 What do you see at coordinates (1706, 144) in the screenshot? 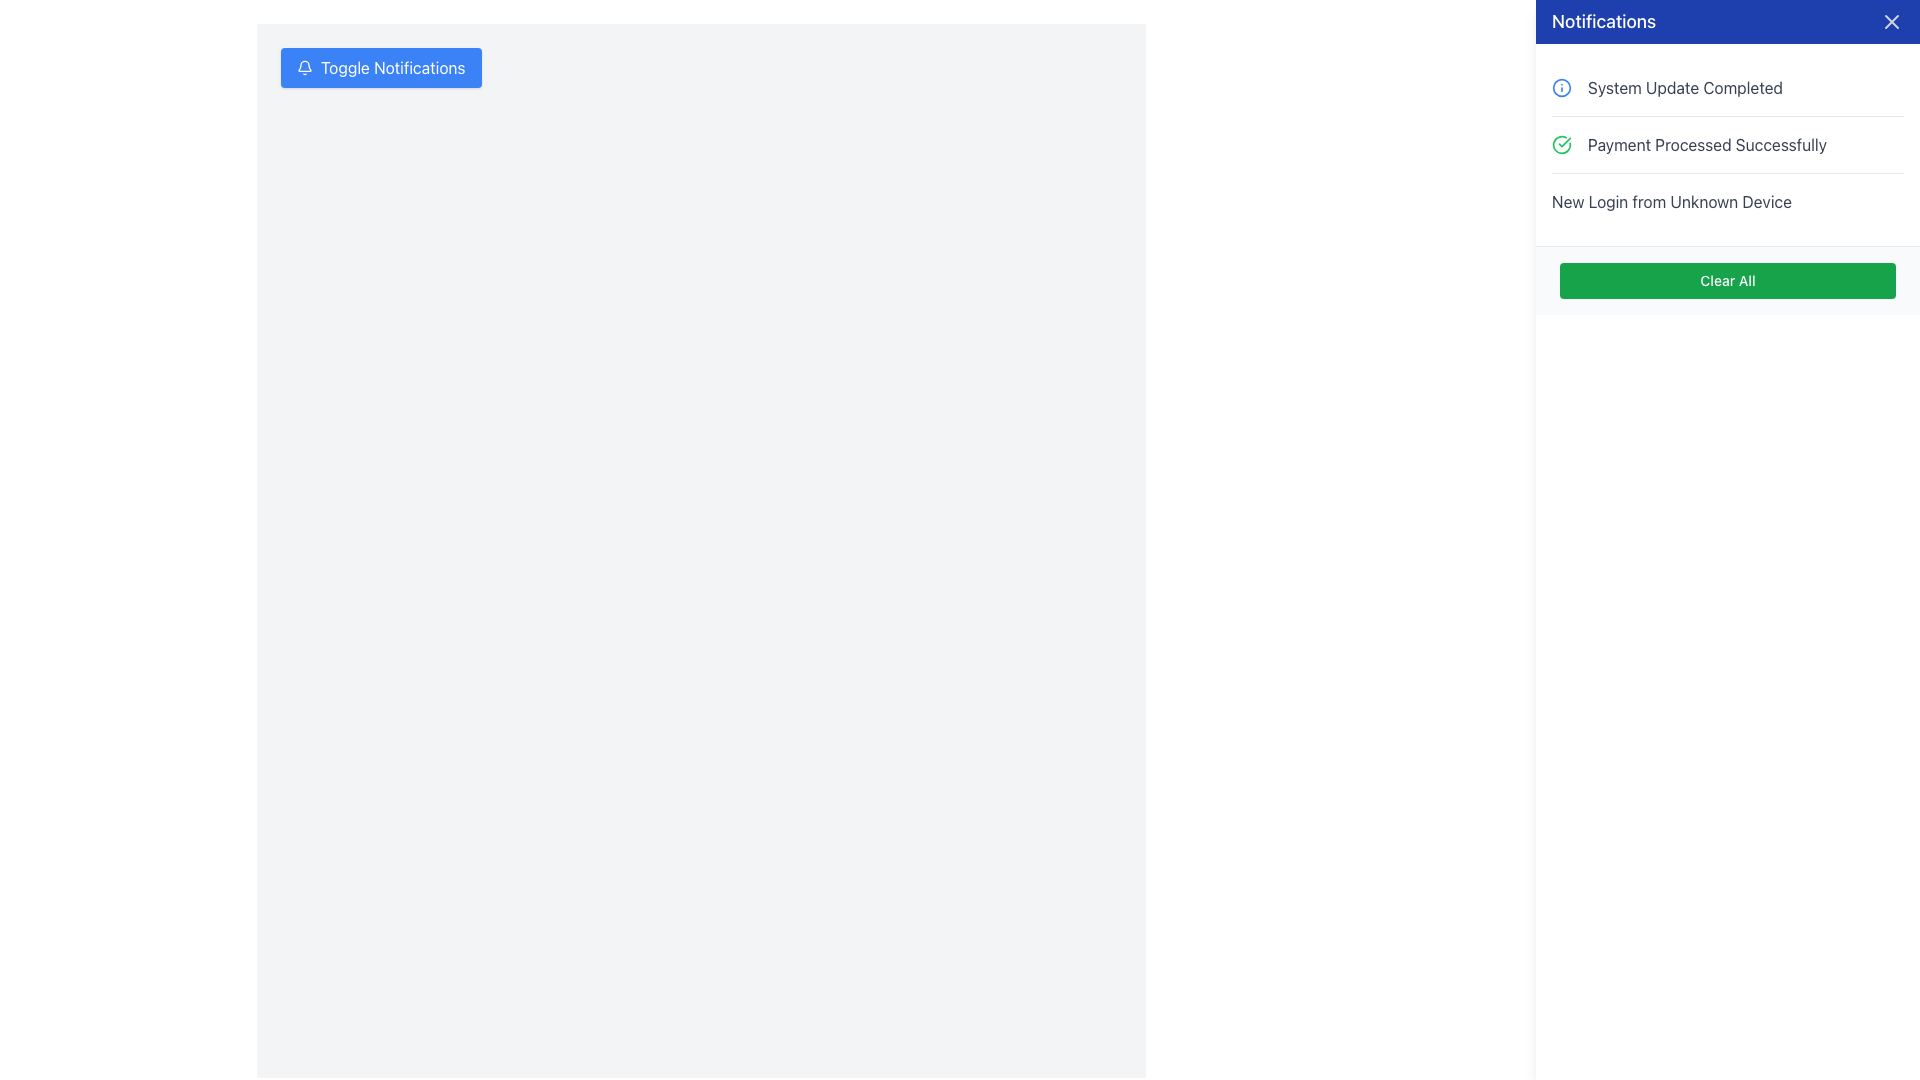
I see `text of the successful payment notification message located in the notifications panel, which is the second message in the list beneath a green checkmark icon` at bounding box center [1706, 144].